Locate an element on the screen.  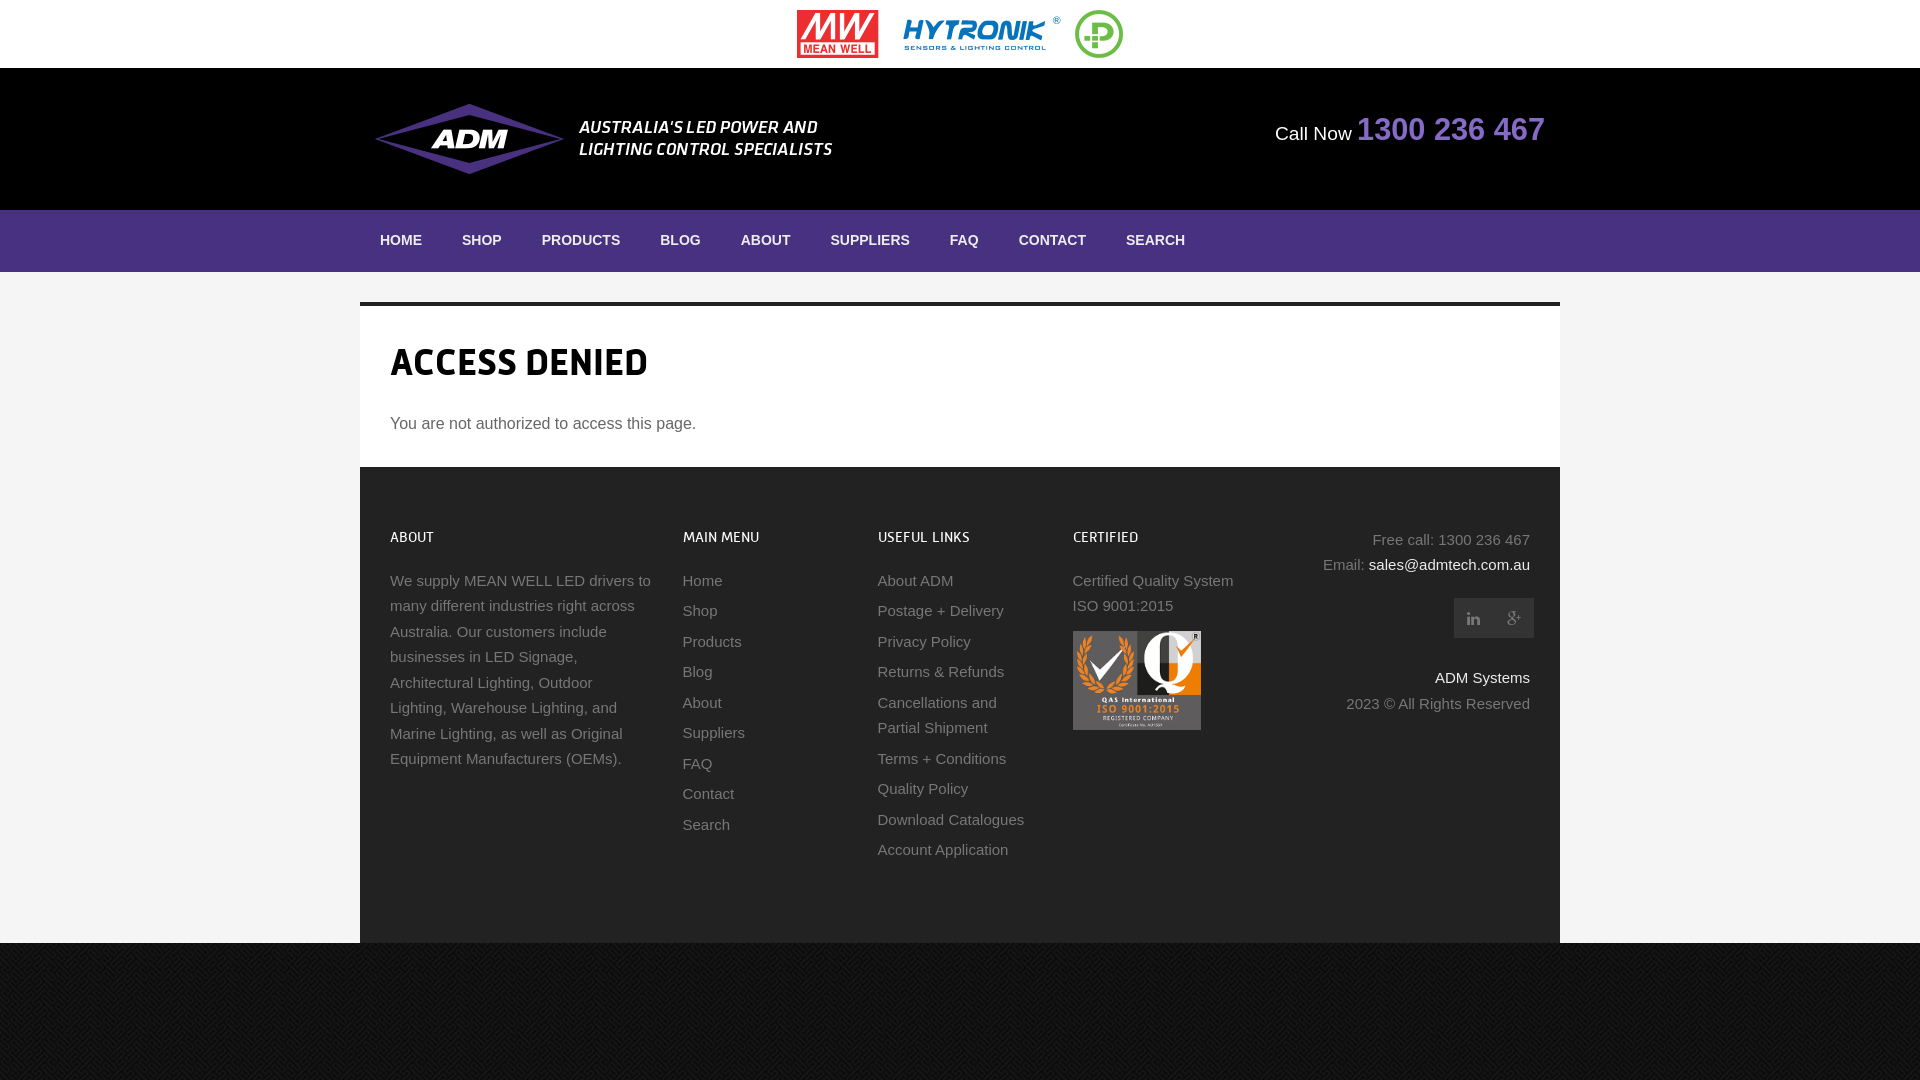
'Account Application' is located at coordinates (942, 849).